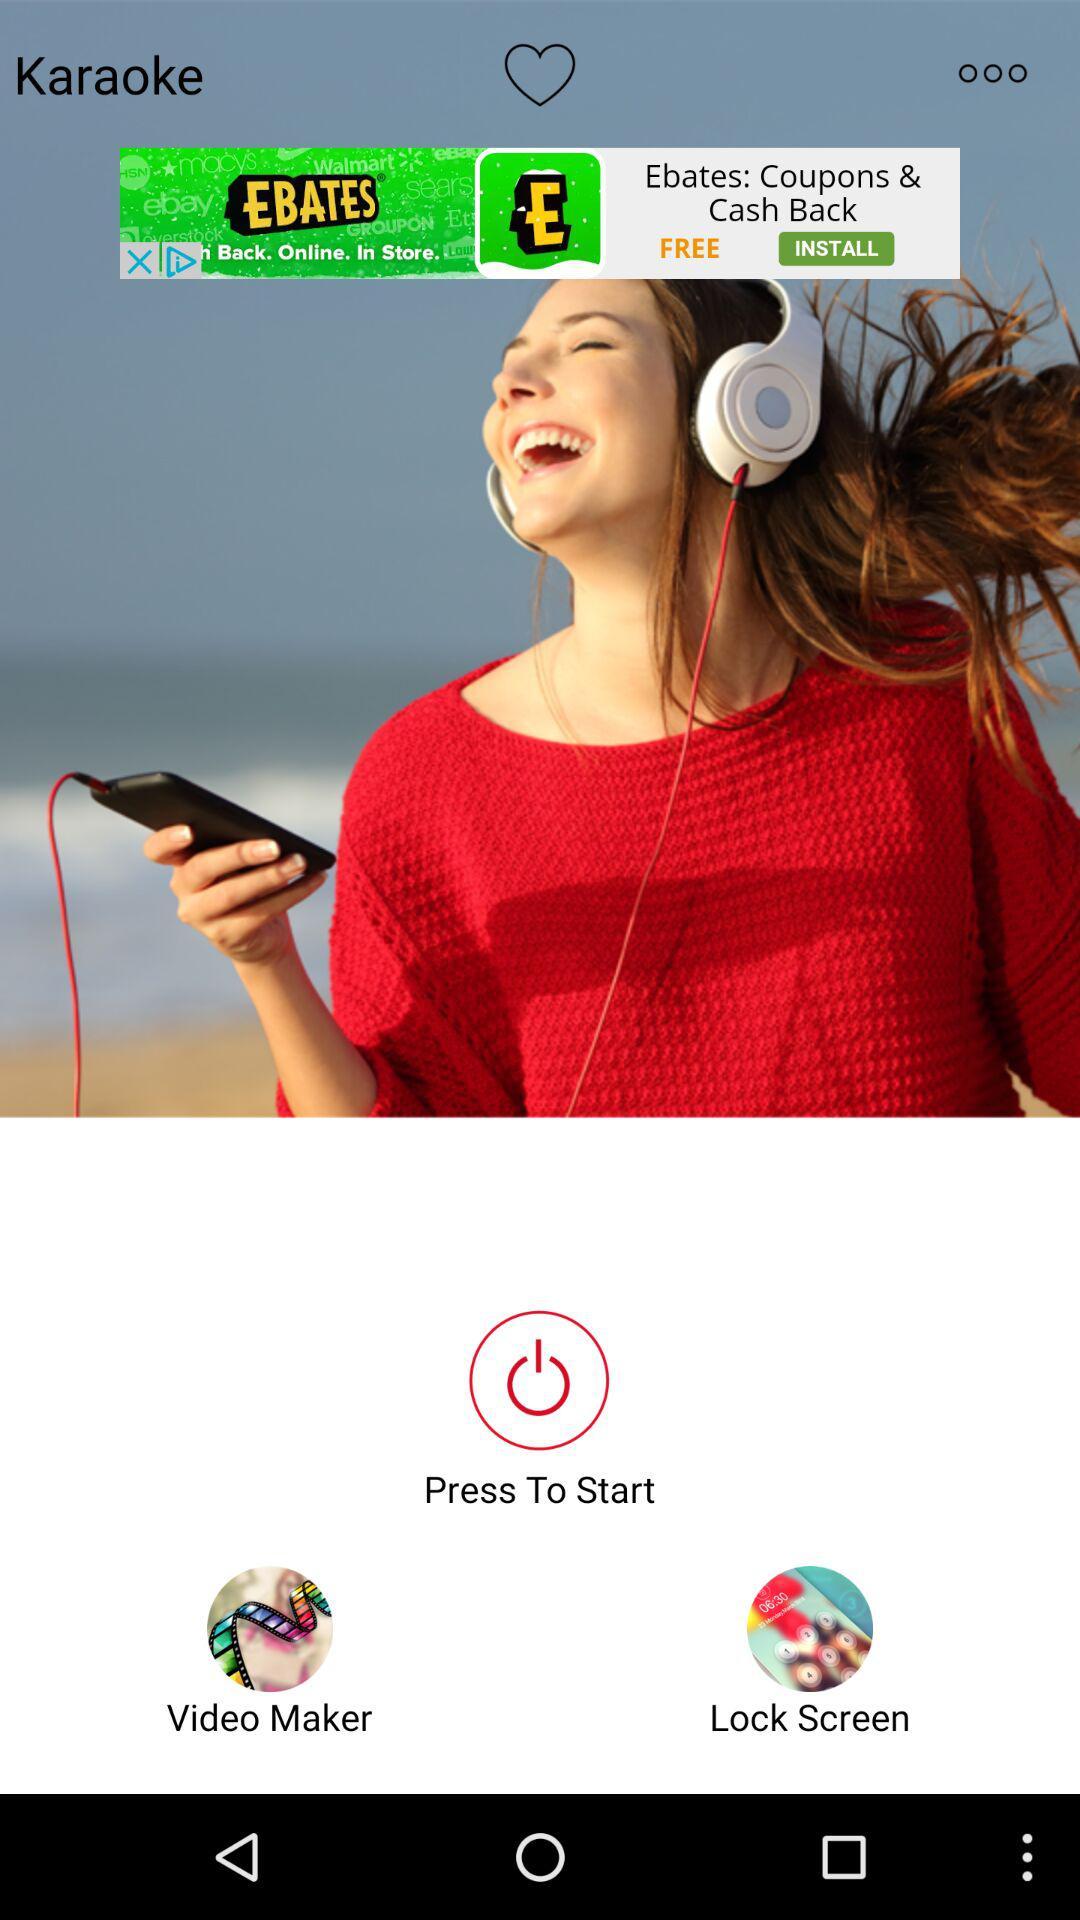 The width and height of the screenshot is (1080, 1920). Describe the element at coordinates (992, 78) in the screenshot. I see `the more icon` at that location.